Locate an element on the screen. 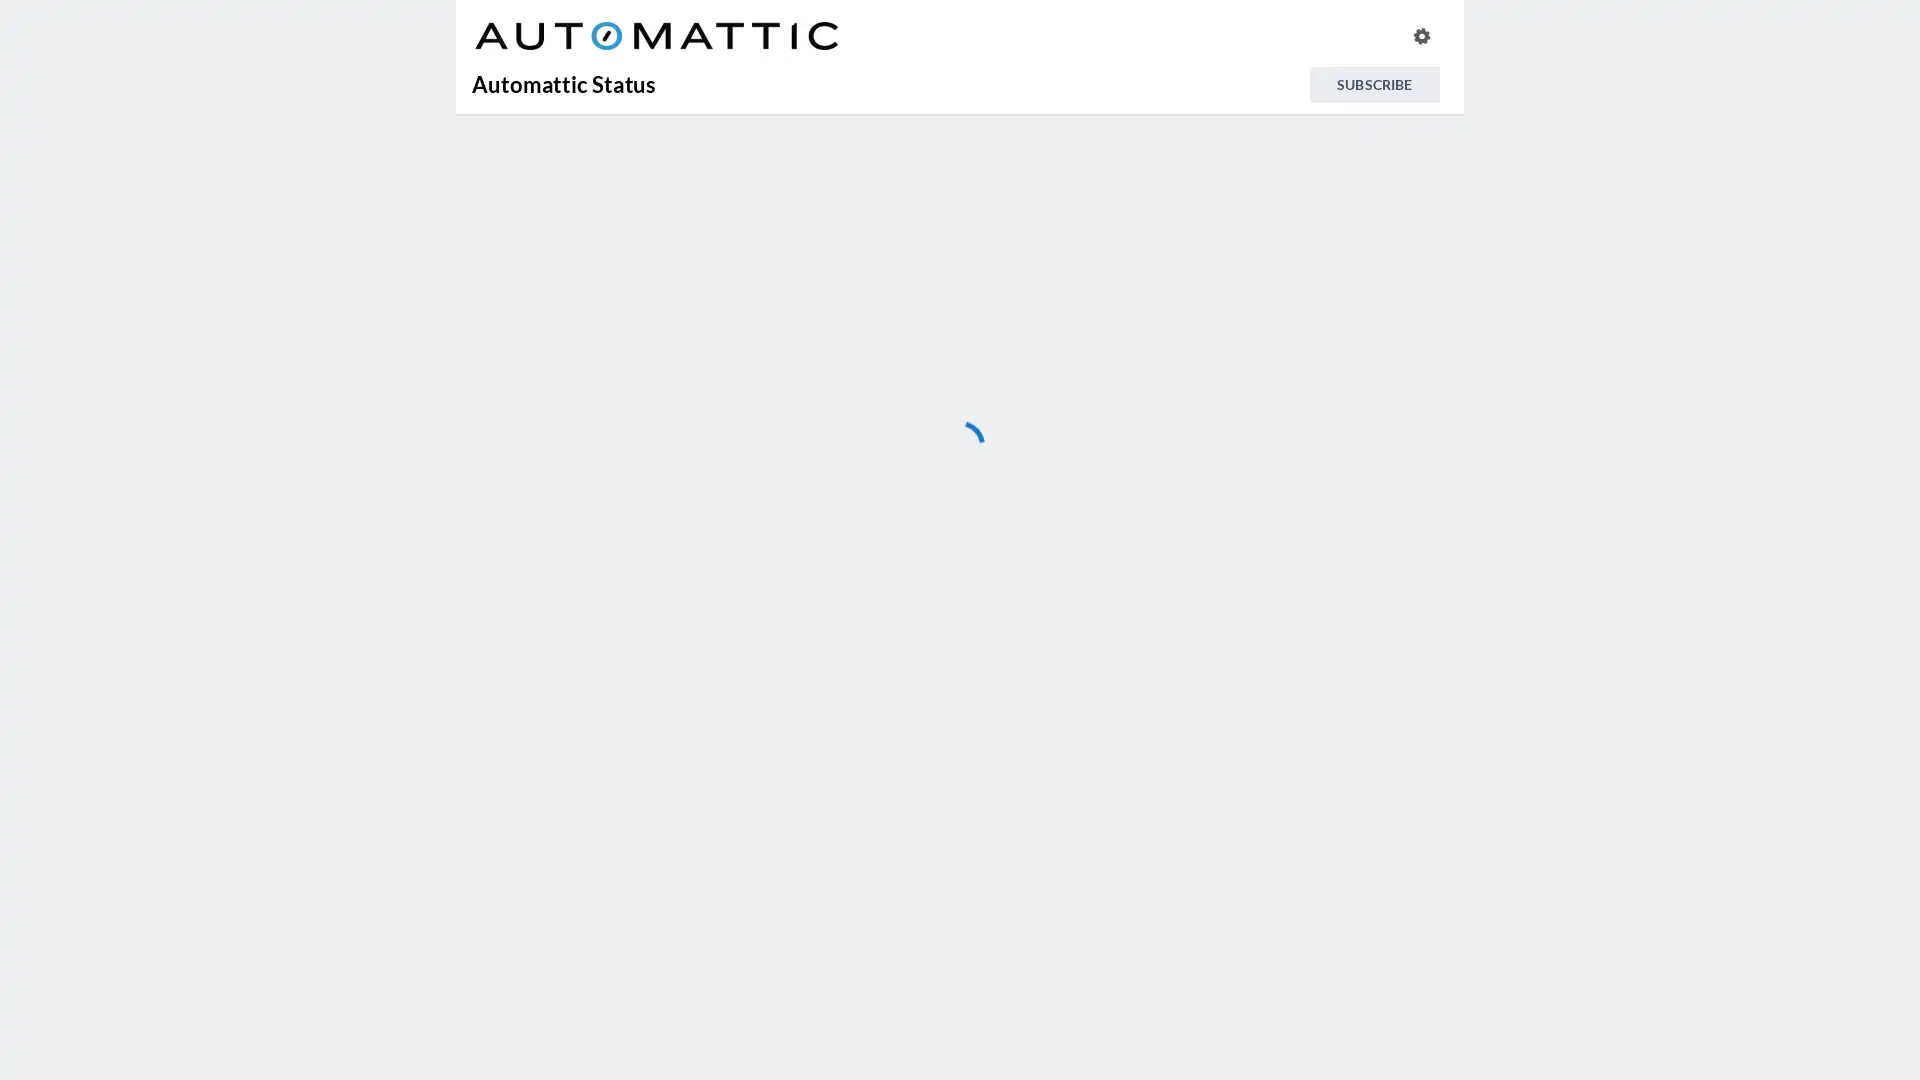 Image resolution: width=1920 pixels, height=1080 pixels. Tumblr API Response Time : 186 ms is located at coordinates (838, 1047).